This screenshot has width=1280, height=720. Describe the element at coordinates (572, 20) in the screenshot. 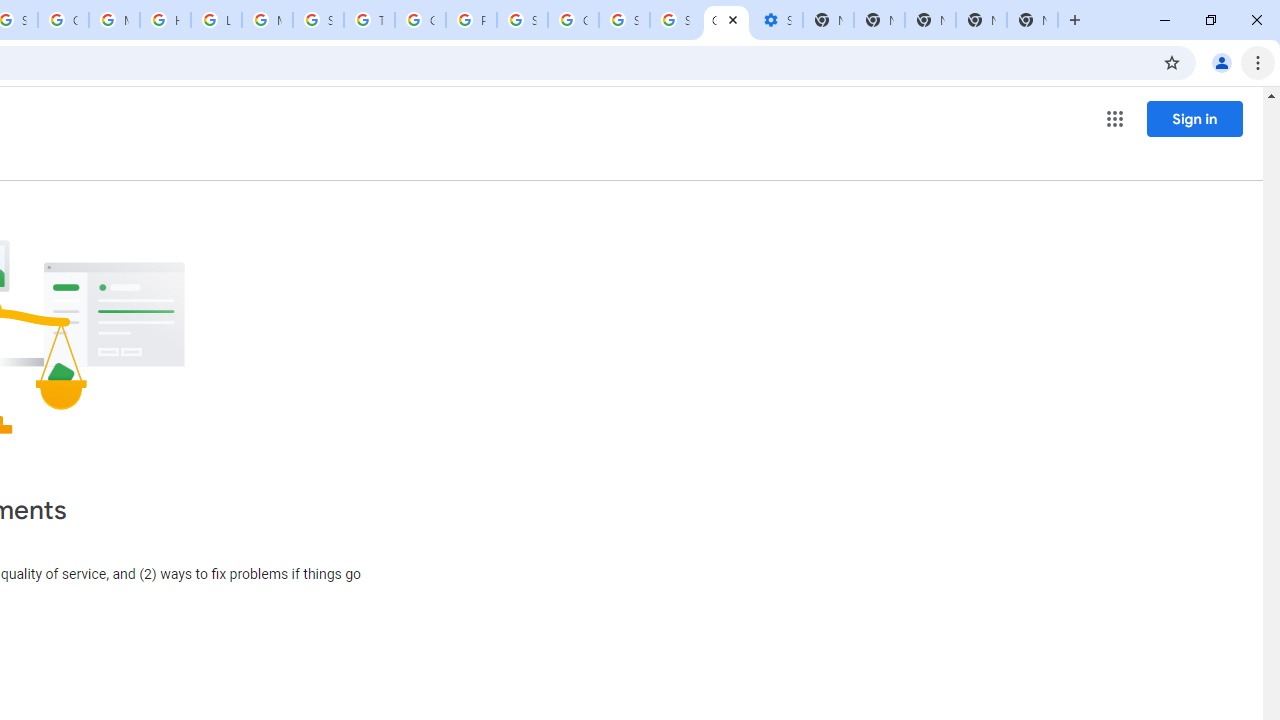

I see `'Google Cybersecurity Innovations - Google Safety Center'` at that location.